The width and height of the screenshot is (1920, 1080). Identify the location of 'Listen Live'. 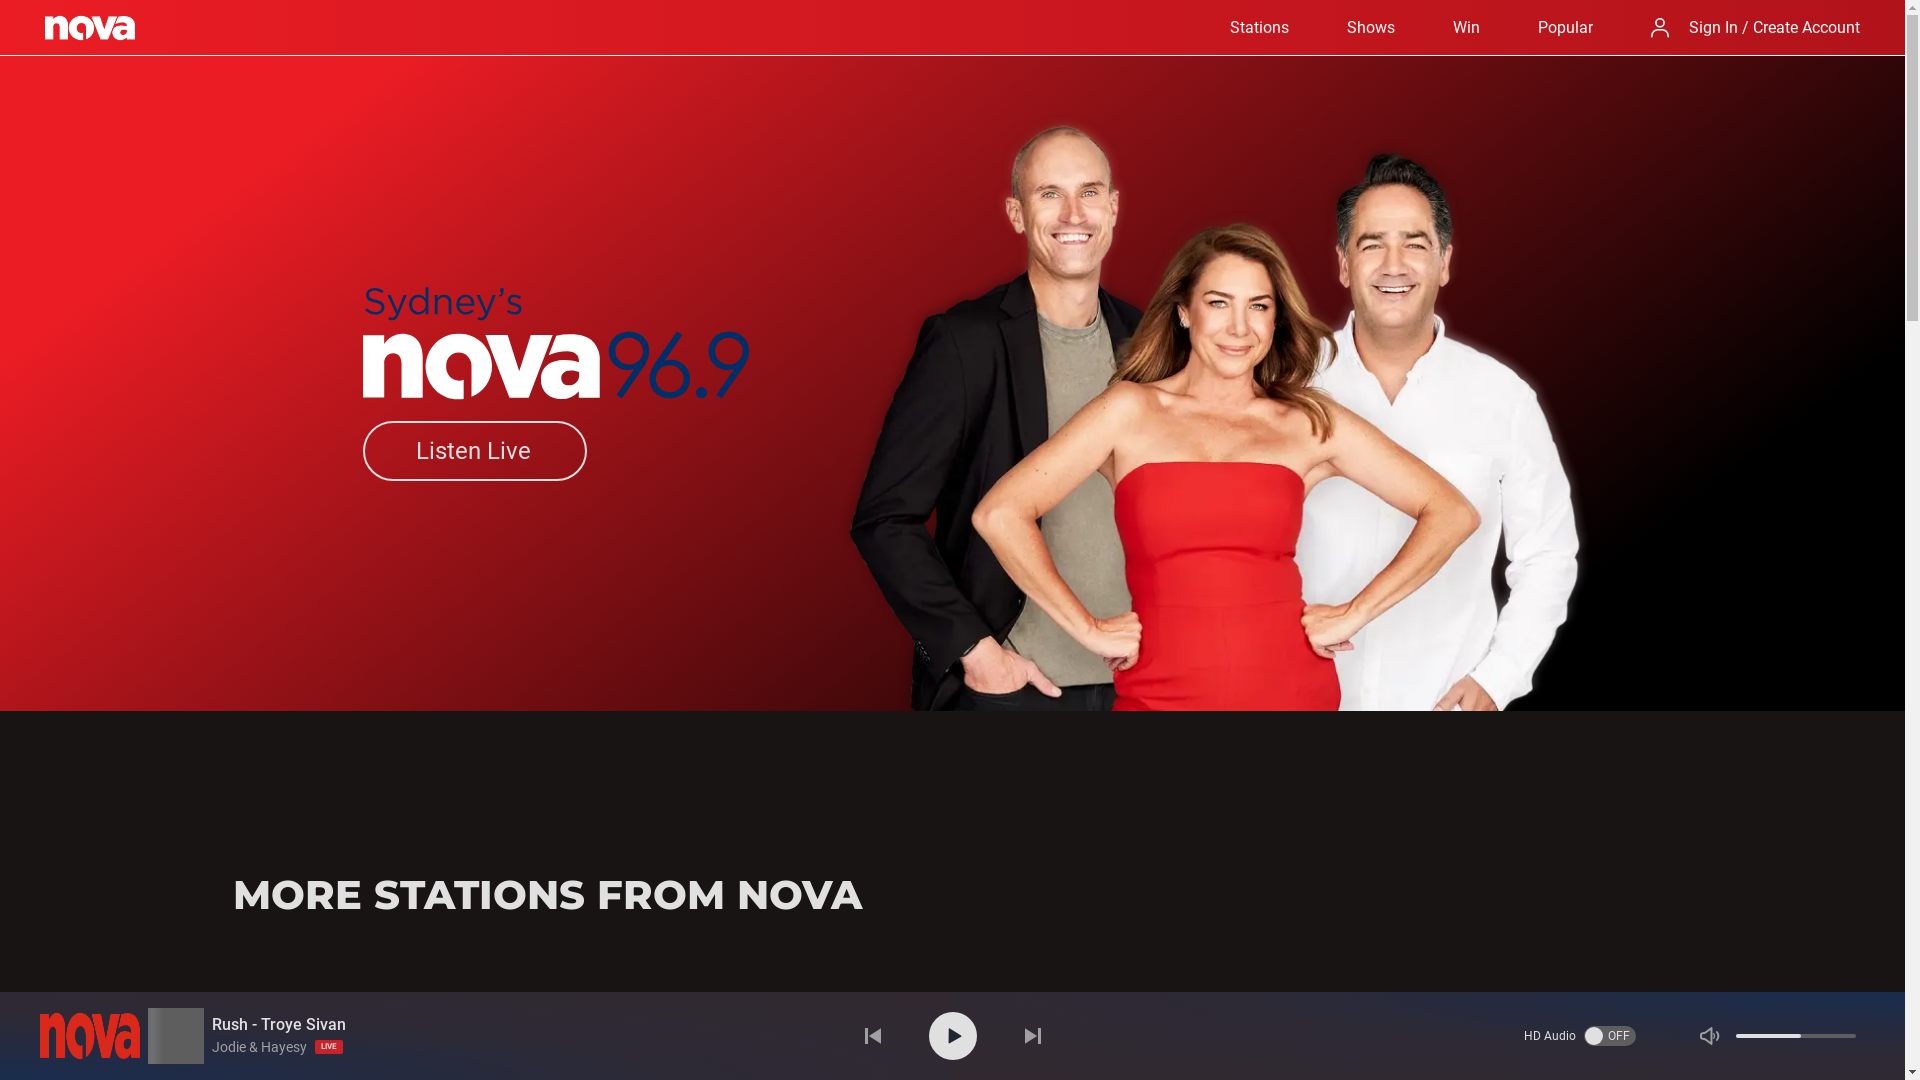
(473, 451).